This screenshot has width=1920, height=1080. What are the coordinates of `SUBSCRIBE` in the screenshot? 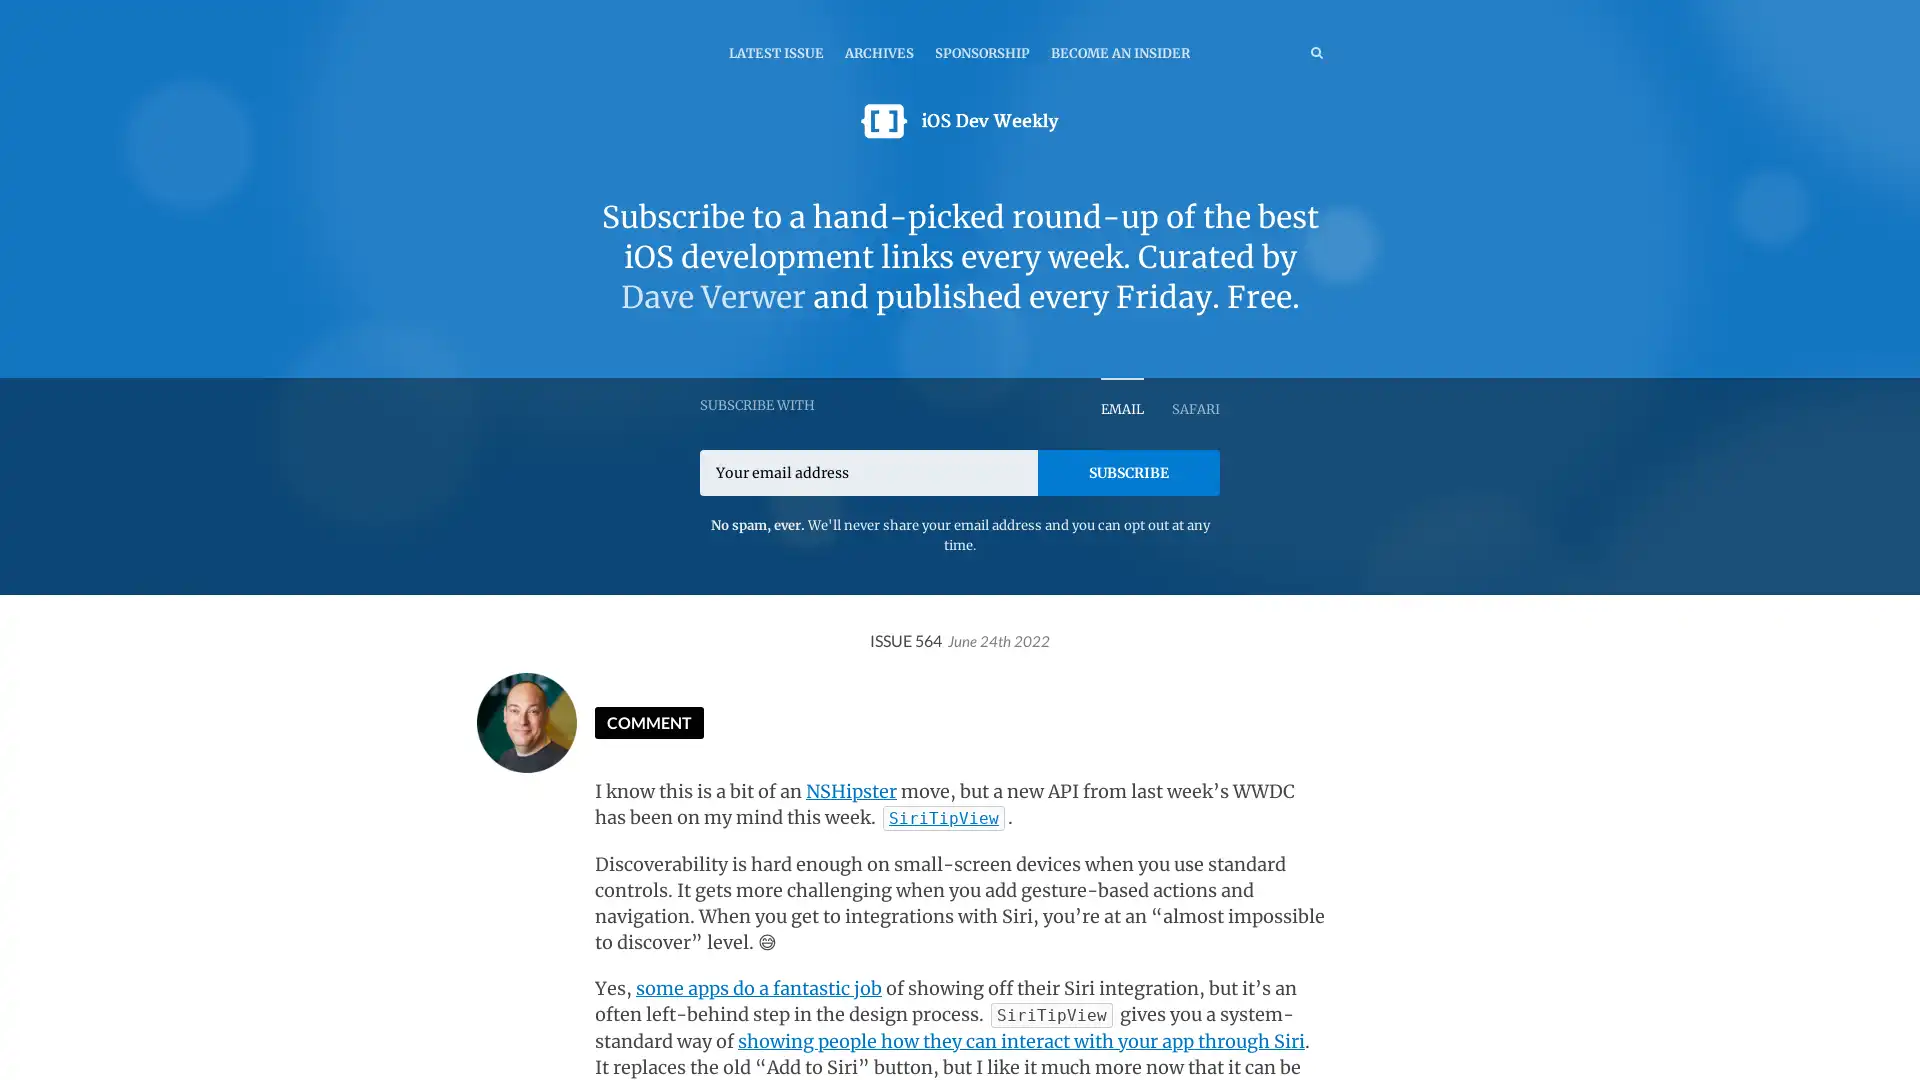 It's located at (1128, 473).